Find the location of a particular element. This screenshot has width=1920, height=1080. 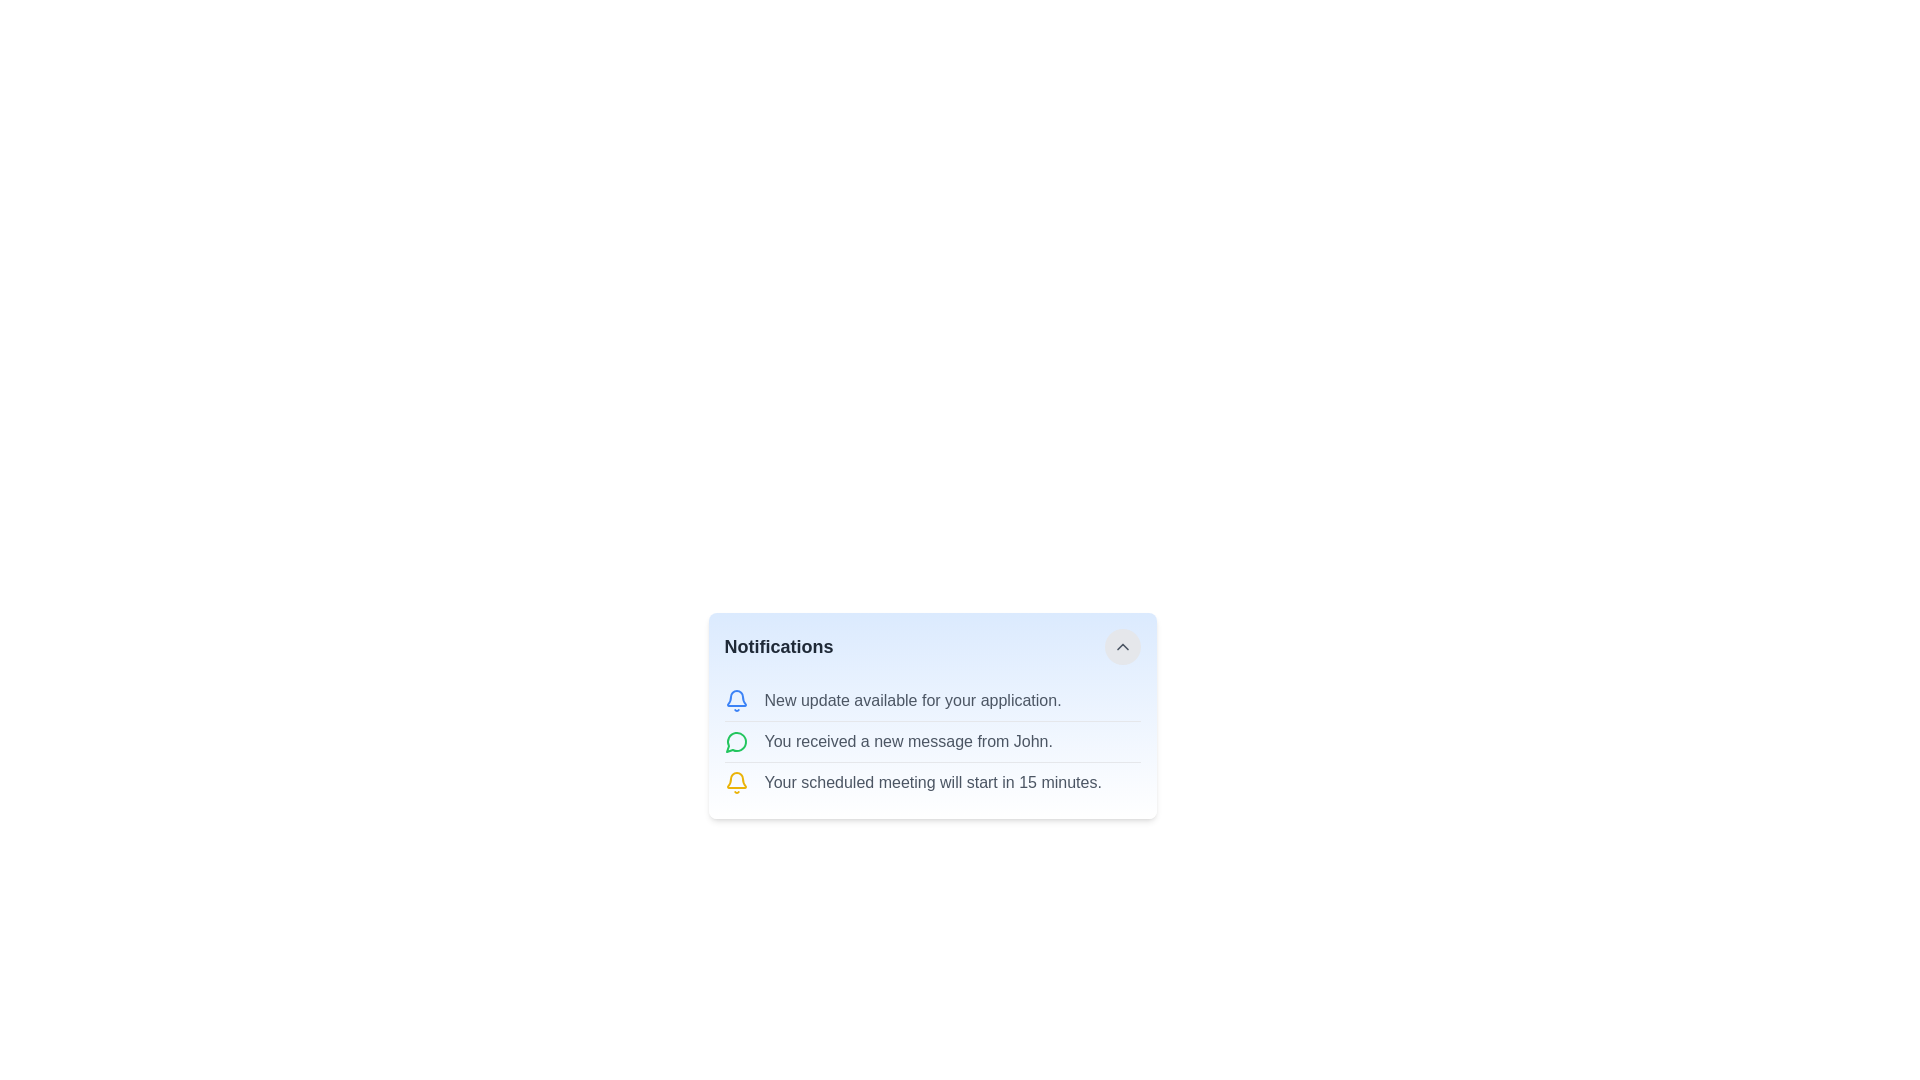

the second notification item in the list that indicates 'You received a new message from John.' is located at coordinates (931, 741).